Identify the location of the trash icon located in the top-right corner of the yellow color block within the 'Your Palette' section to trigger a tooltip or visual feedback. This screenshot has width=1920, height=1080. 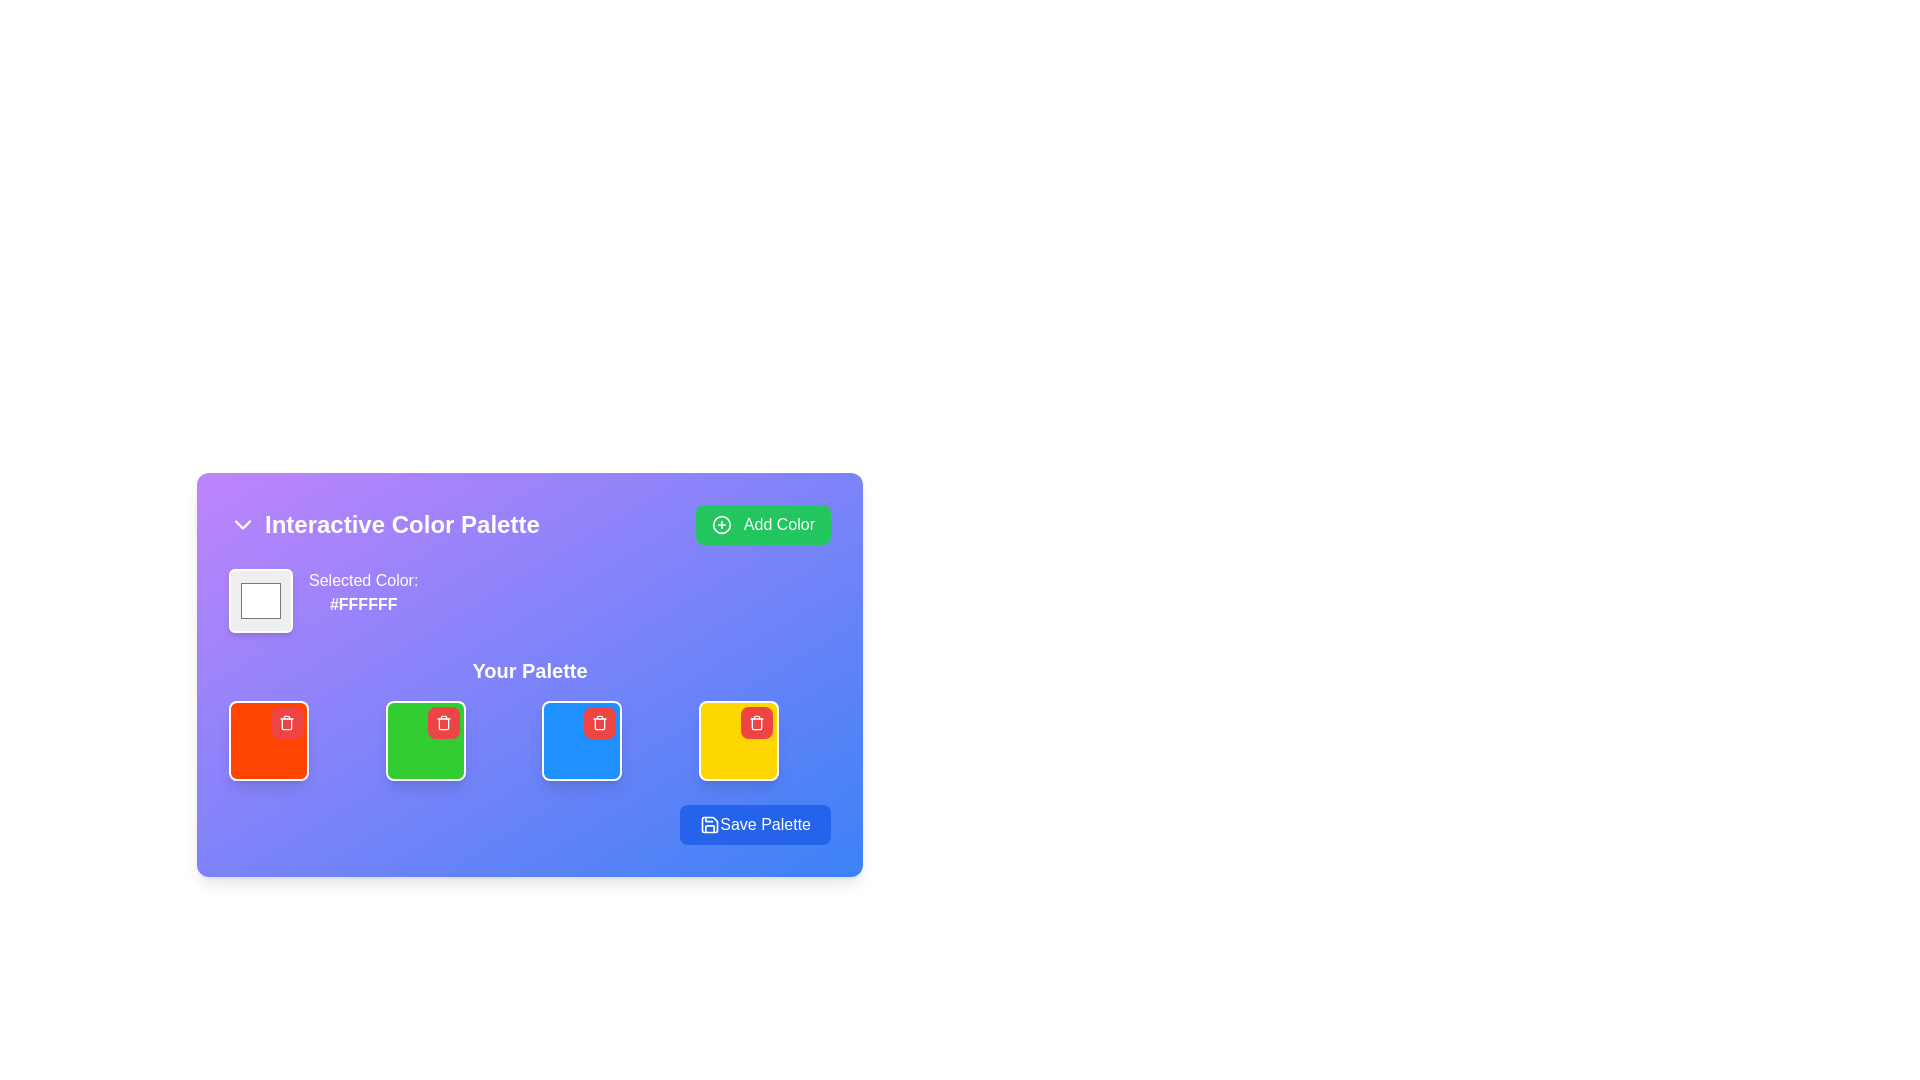
(755, 724).